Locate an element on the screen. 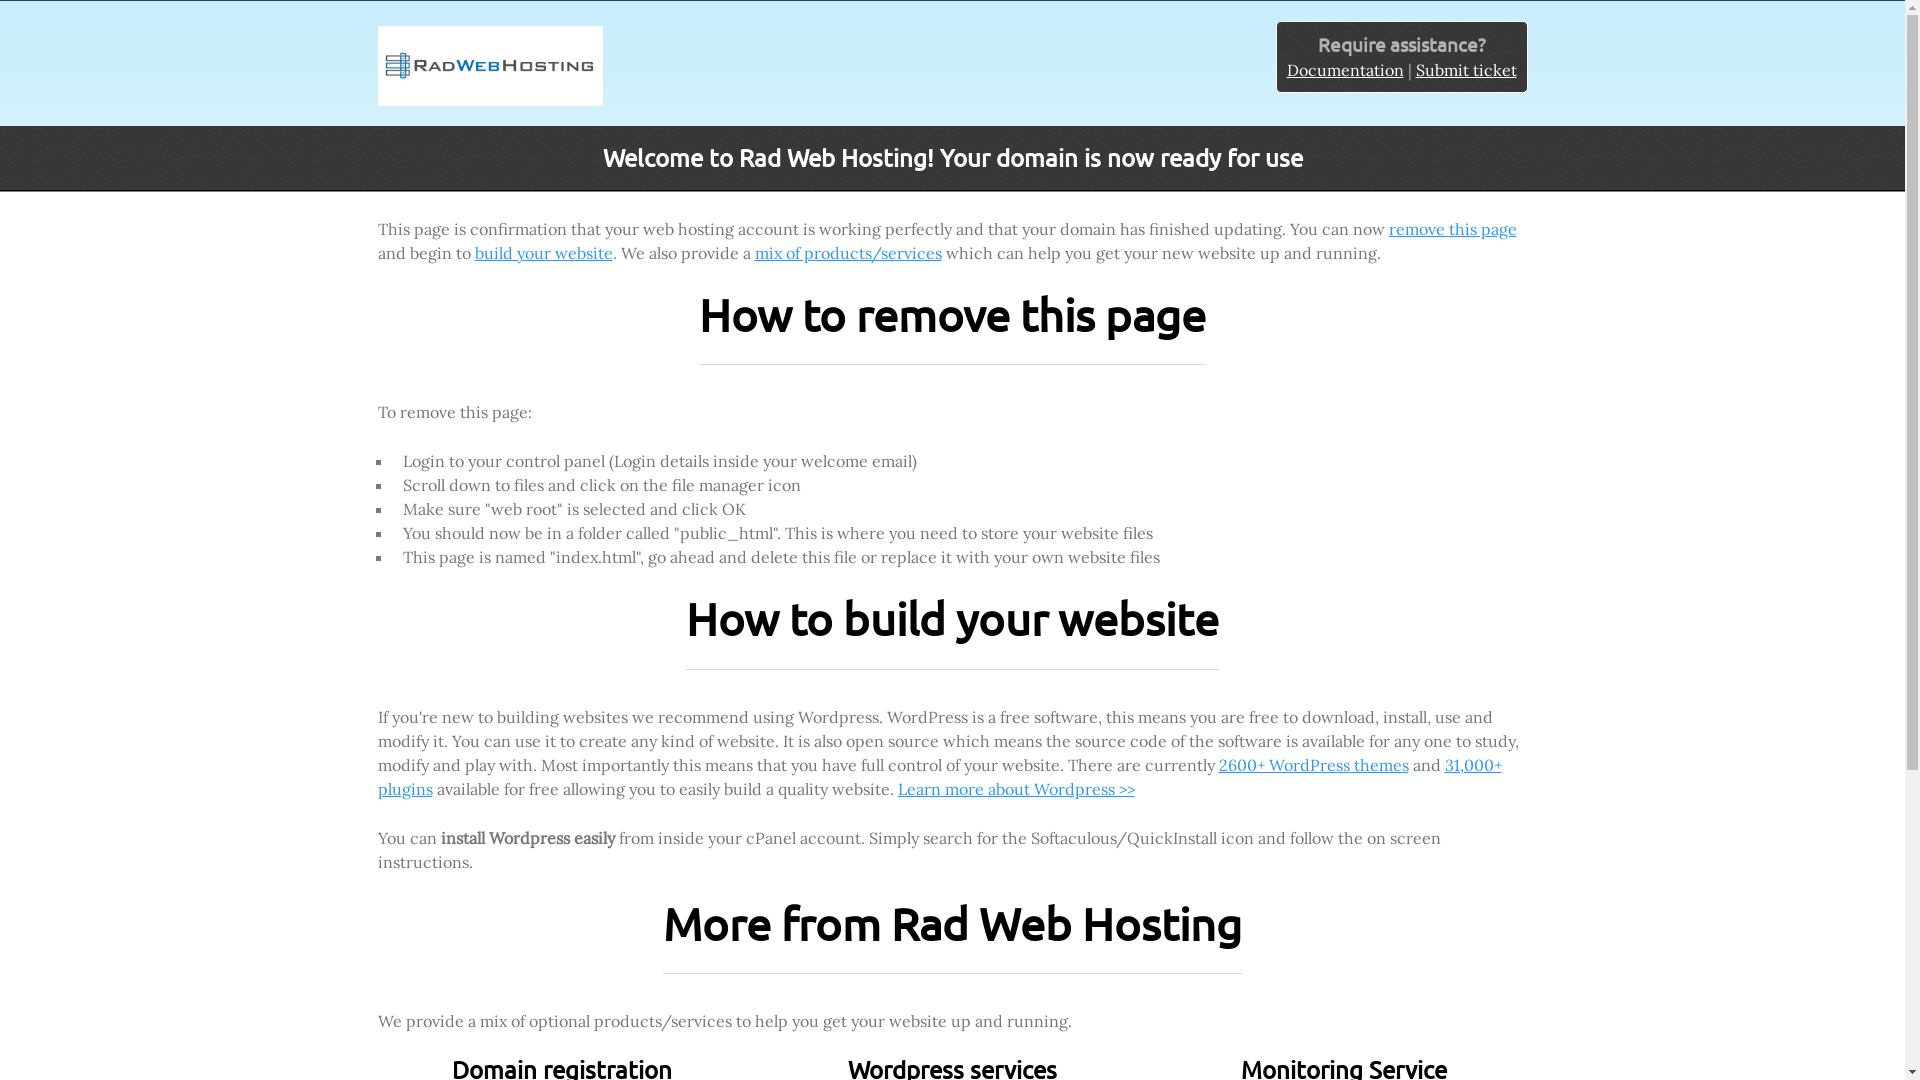 The height and width of the screenshot is (1080, 1920). '2600+ WordPress themes' is located at coordinates (1313, 764).